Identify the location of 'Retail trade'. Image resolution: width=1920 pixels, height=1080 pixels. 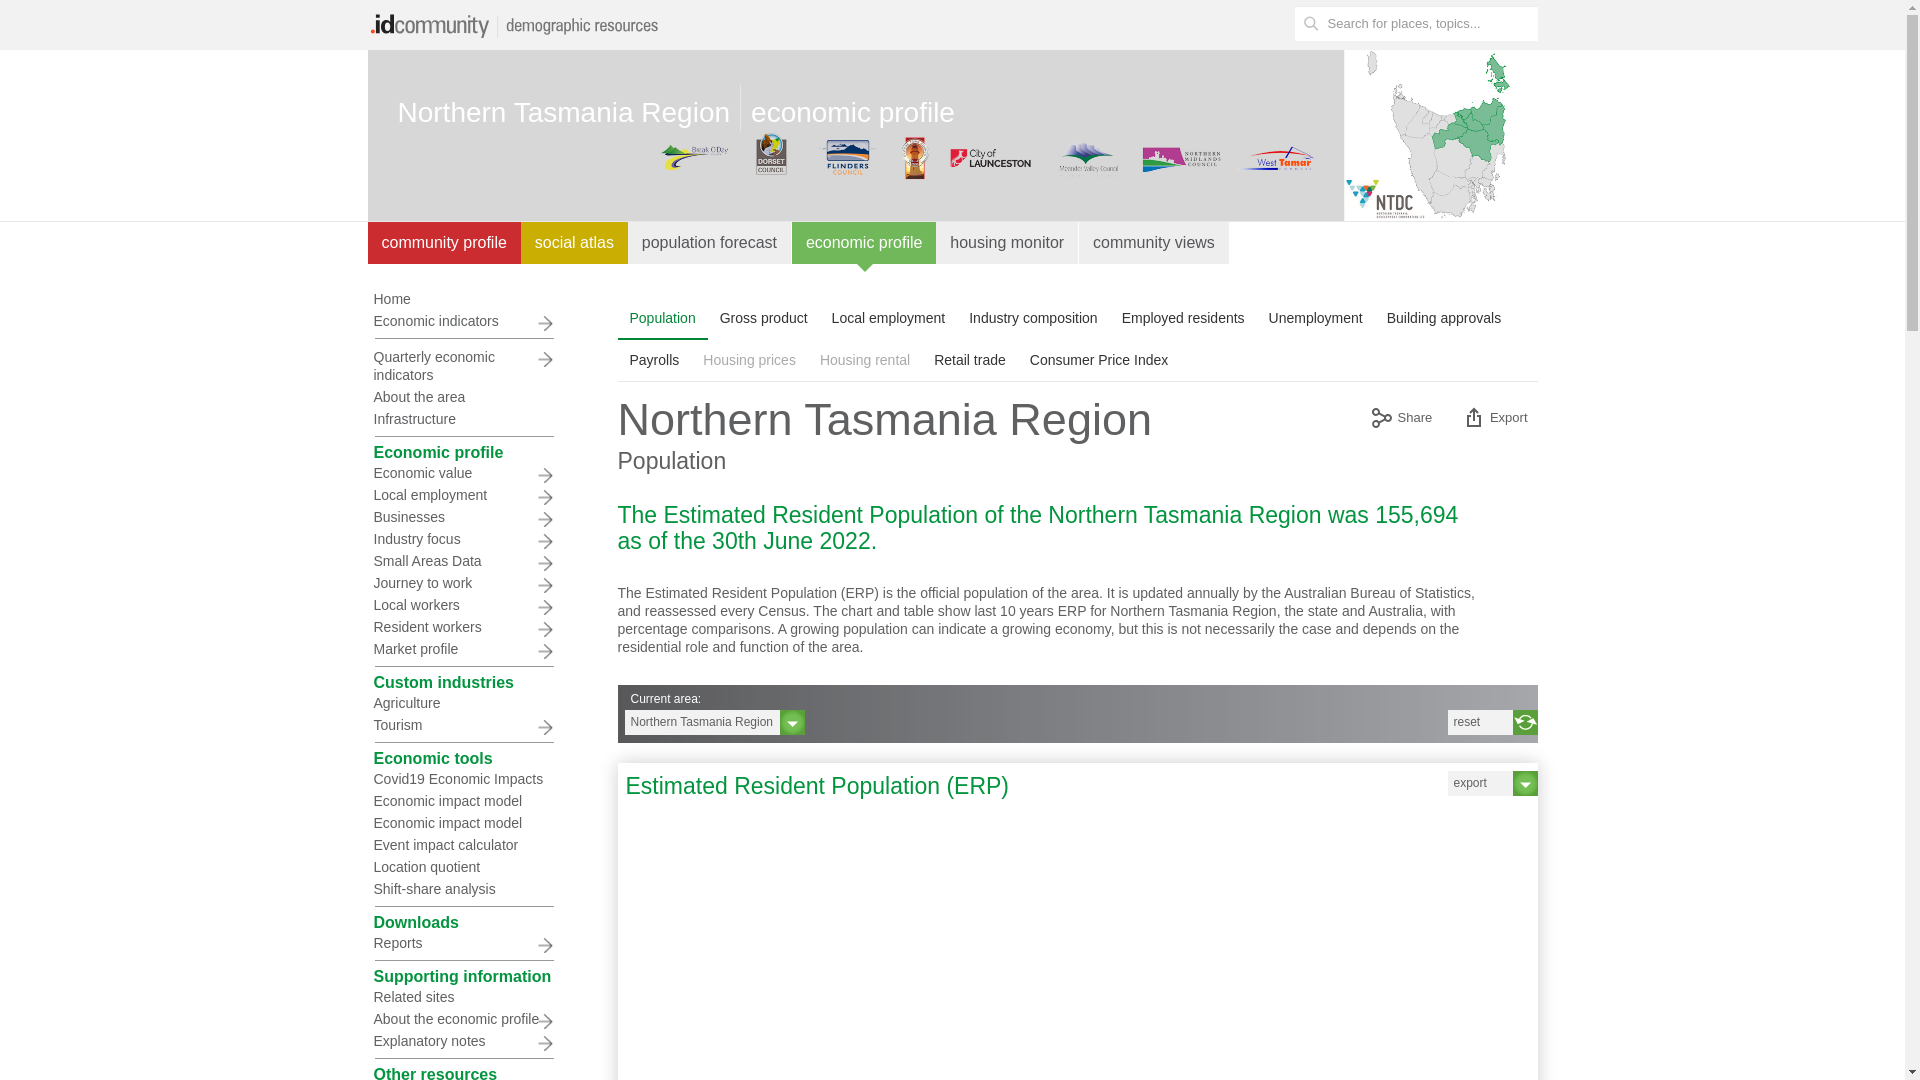
(969, 358).